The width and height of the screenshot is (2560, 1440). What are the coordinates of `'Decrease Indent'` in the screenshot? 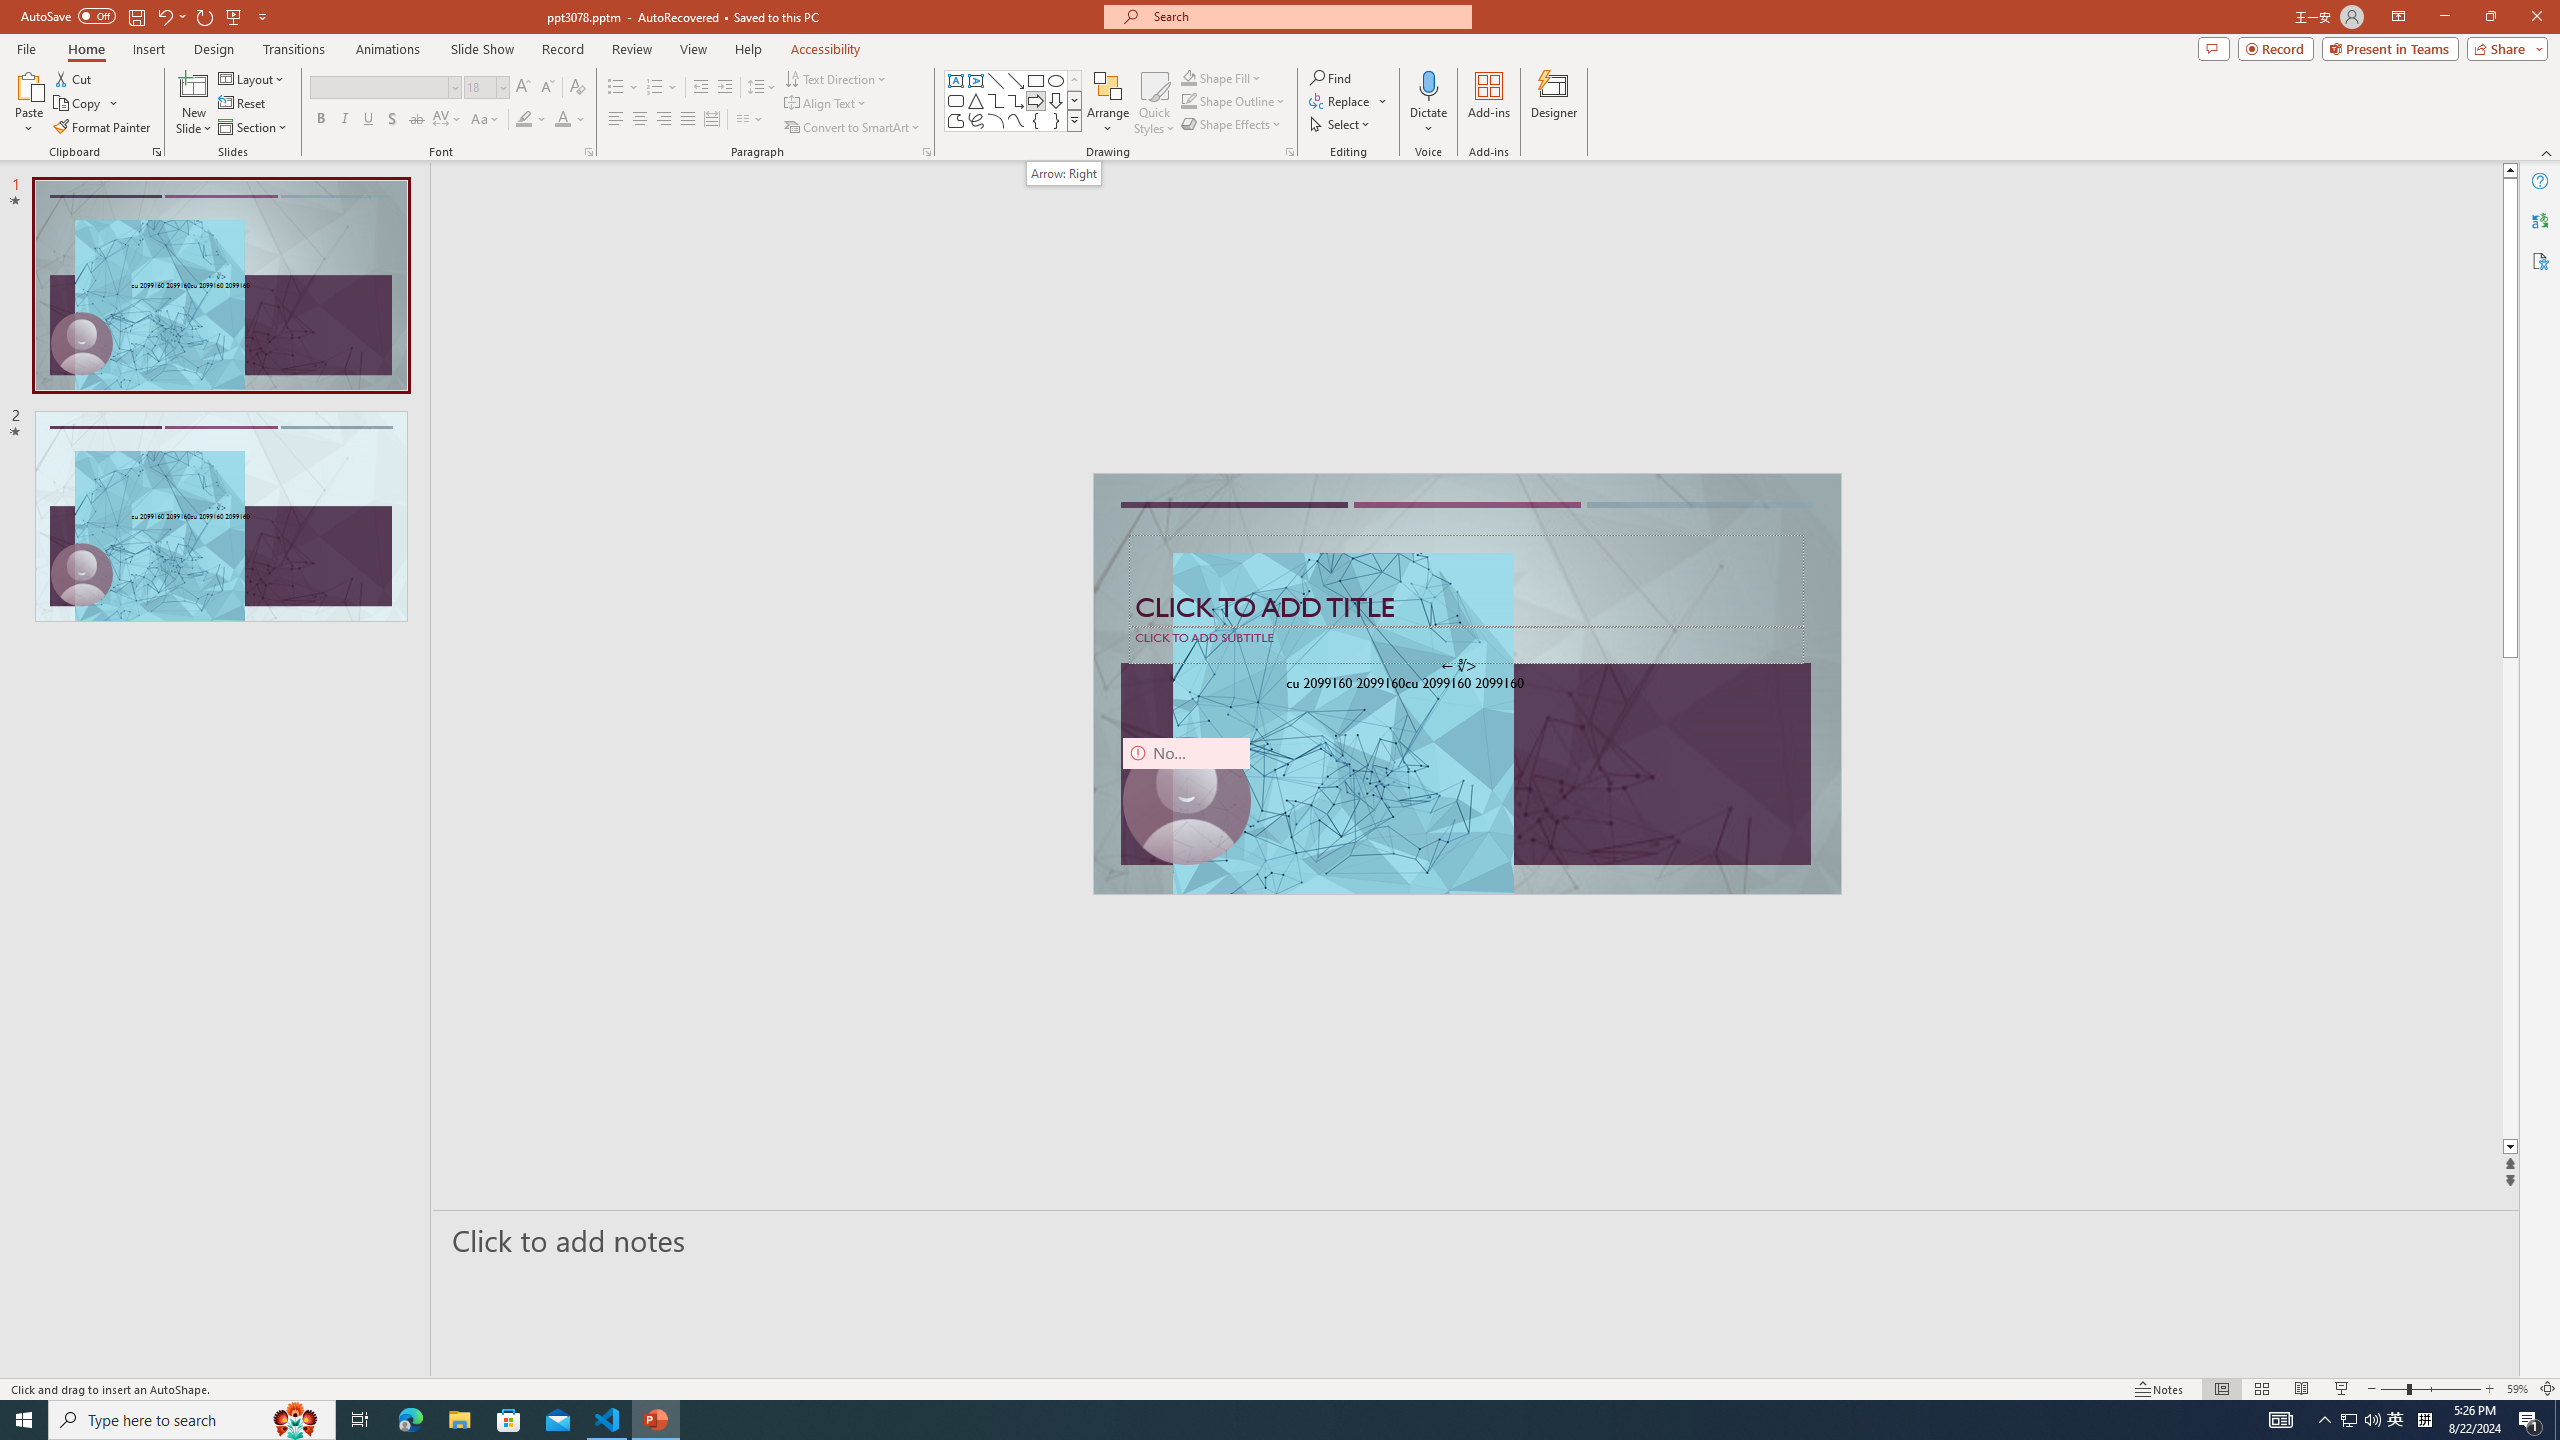 It's located at (701, 87).